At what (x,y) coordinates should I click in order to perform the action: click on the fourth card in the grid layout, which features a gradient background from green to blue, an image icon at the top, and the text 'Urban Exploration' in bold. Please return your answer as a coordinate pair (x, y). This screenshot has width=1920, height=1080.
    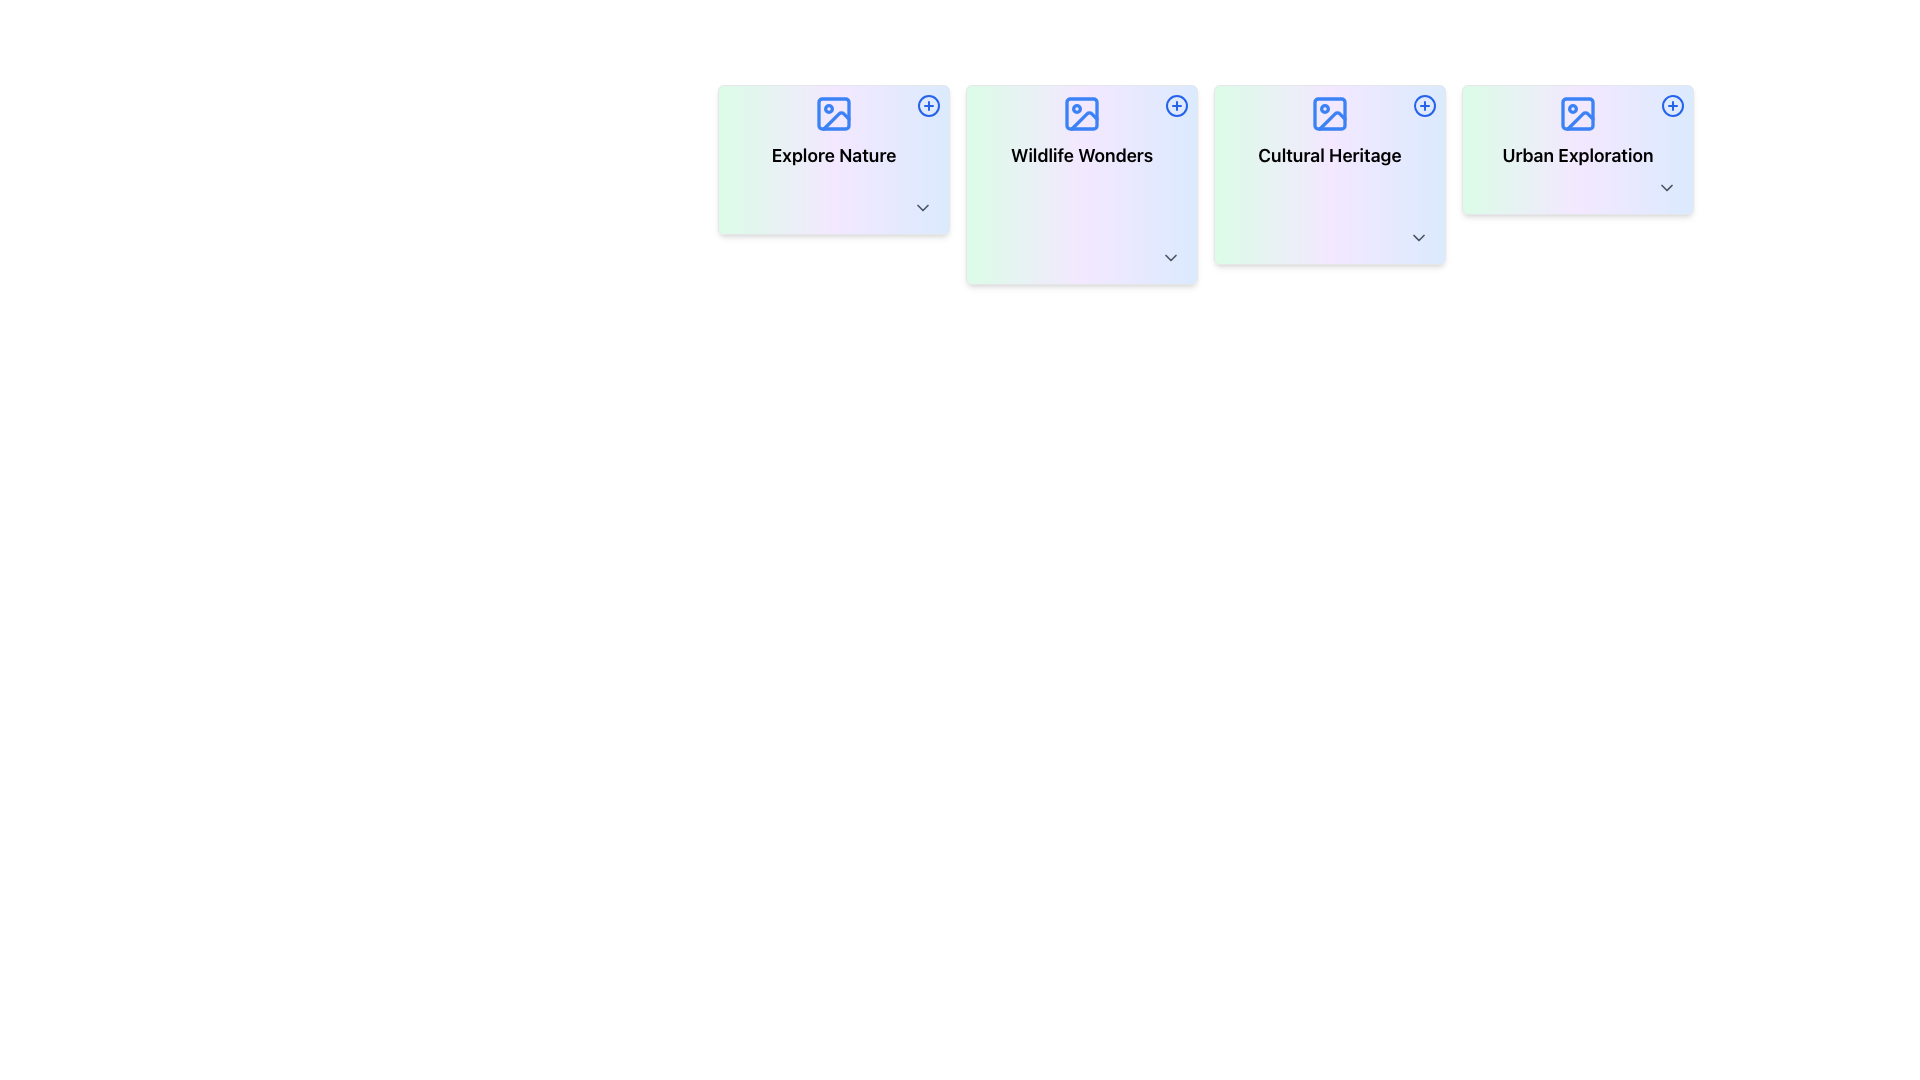
    Looking at the image, I should click on (1577, 149).